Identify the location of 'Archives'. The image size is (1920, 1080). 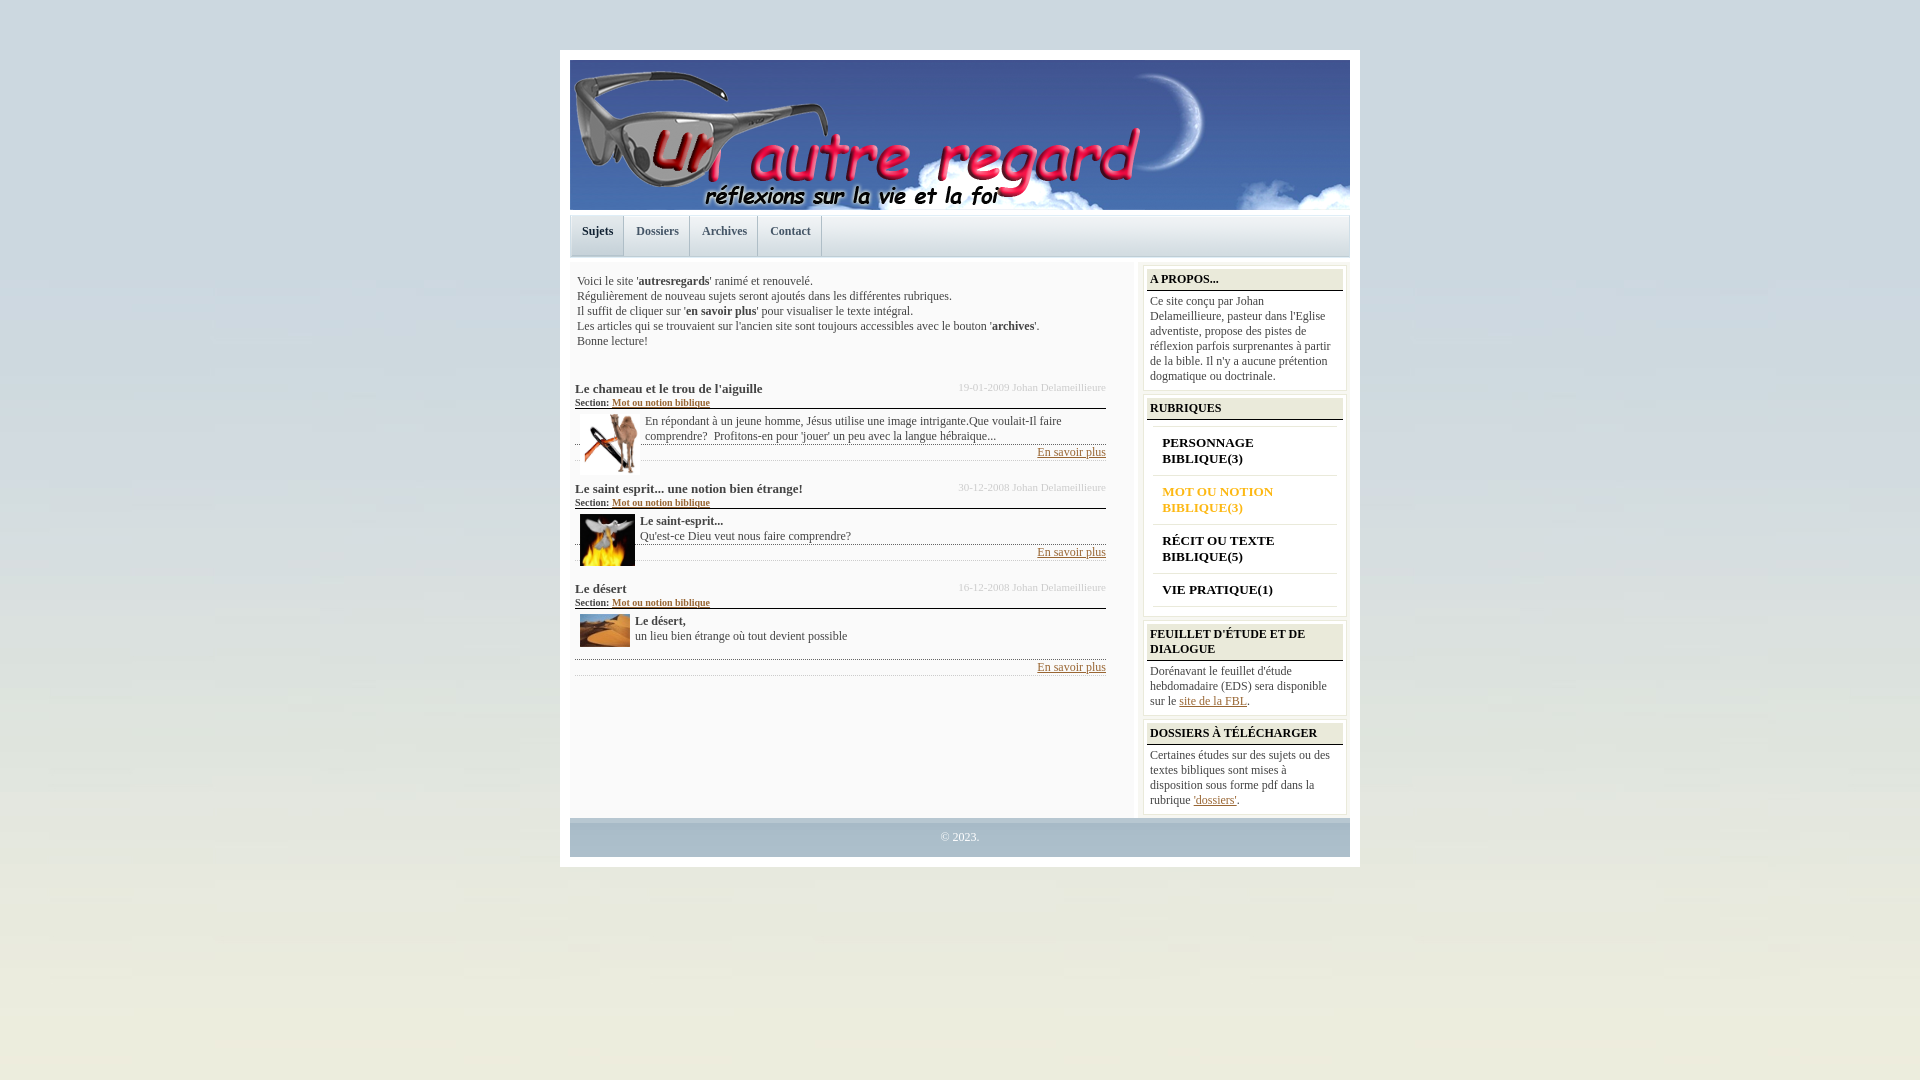
(723, 234).